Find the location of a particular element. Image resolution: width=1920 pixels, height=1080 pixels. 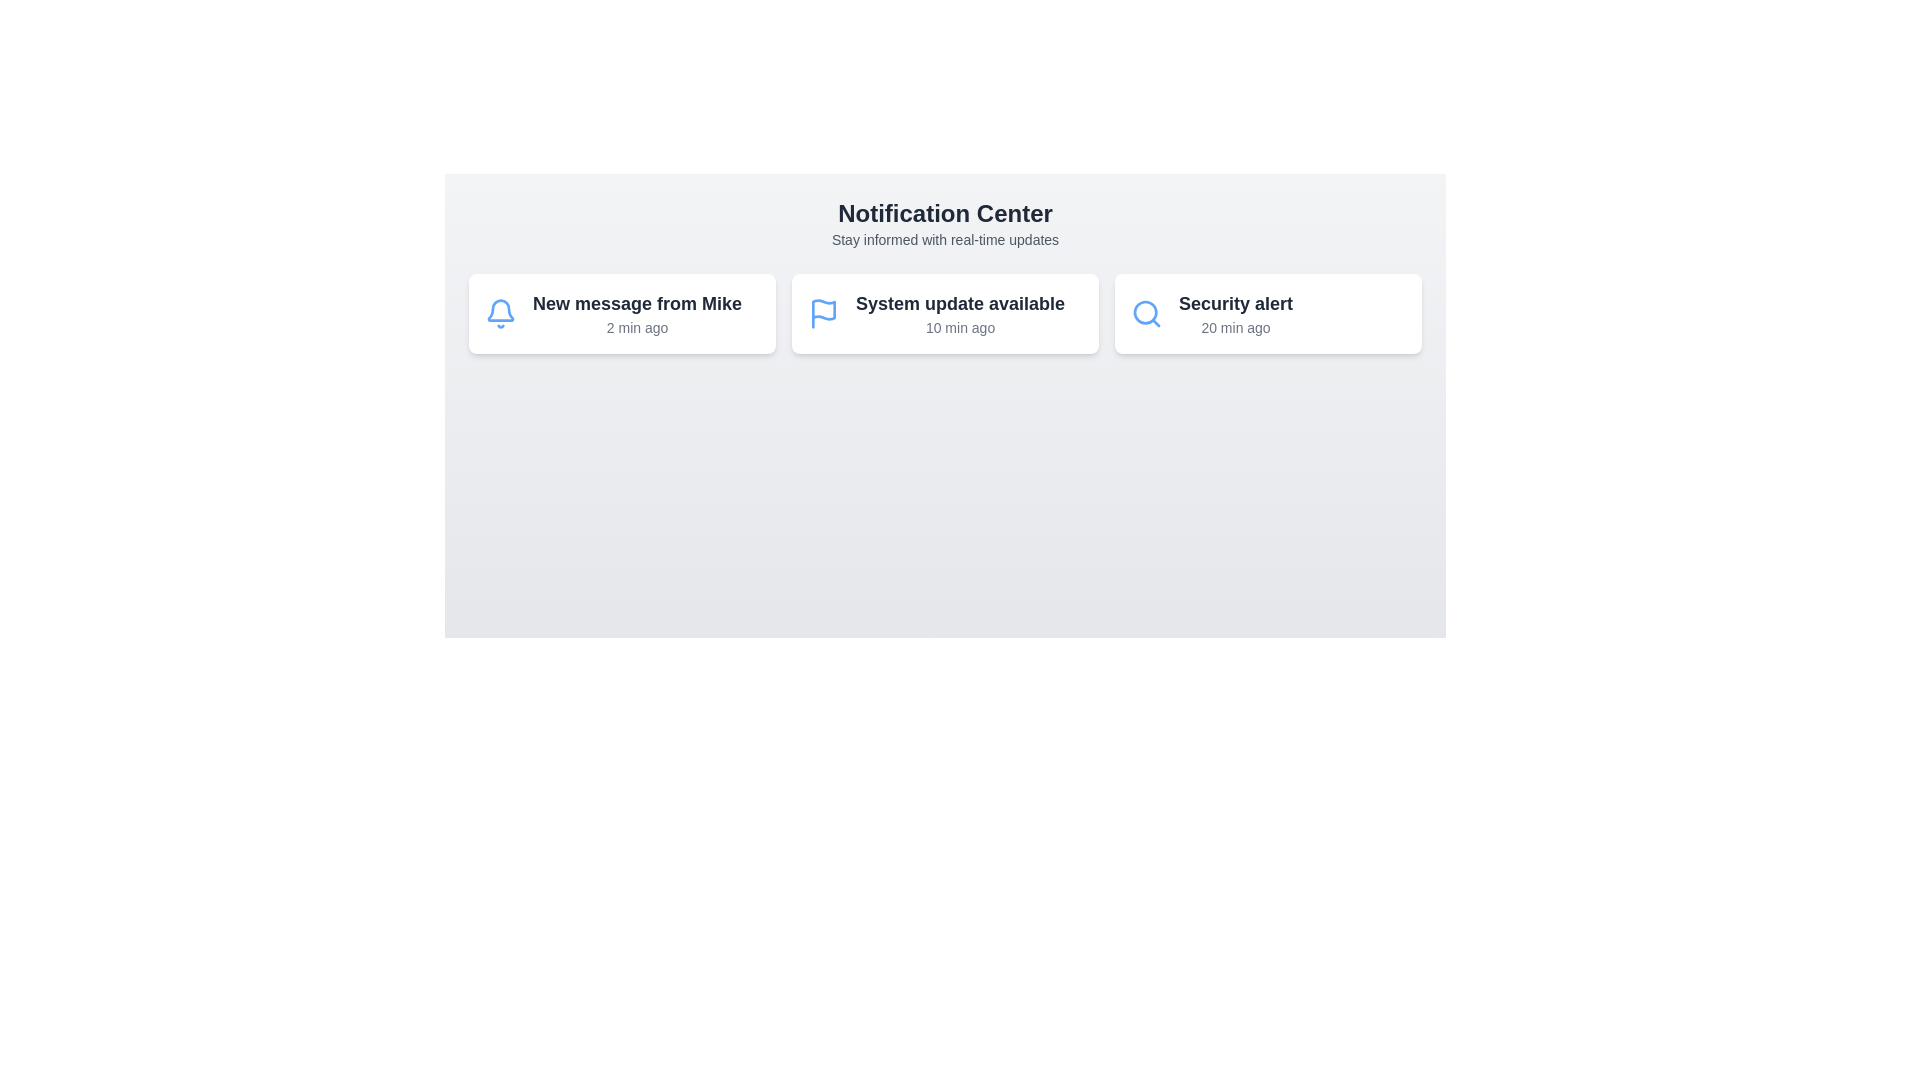

the decorative icon located to the left of the text 'Security alert' and '20 min ago' in the third notification card is located at coordinates (1147, 313).